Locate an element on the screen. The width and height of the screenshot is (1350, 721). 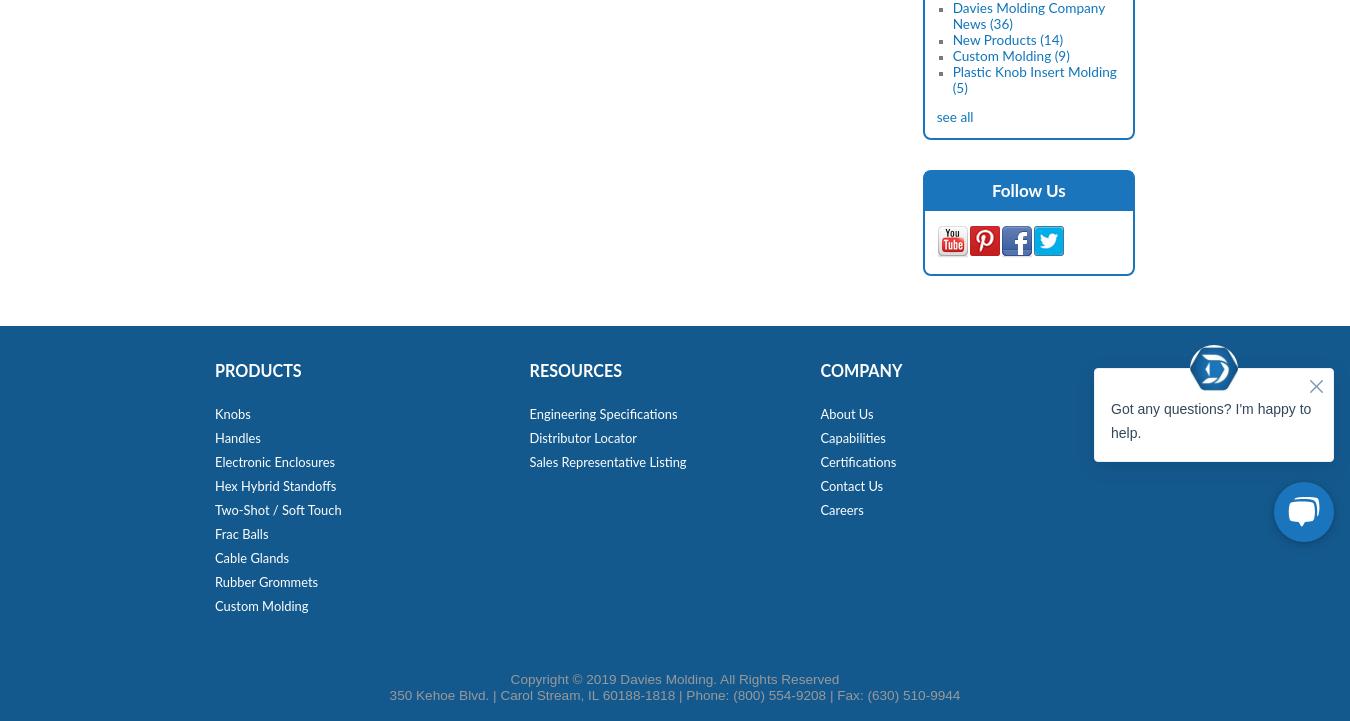
'Capabilities' is located at coordinates (852, 439).